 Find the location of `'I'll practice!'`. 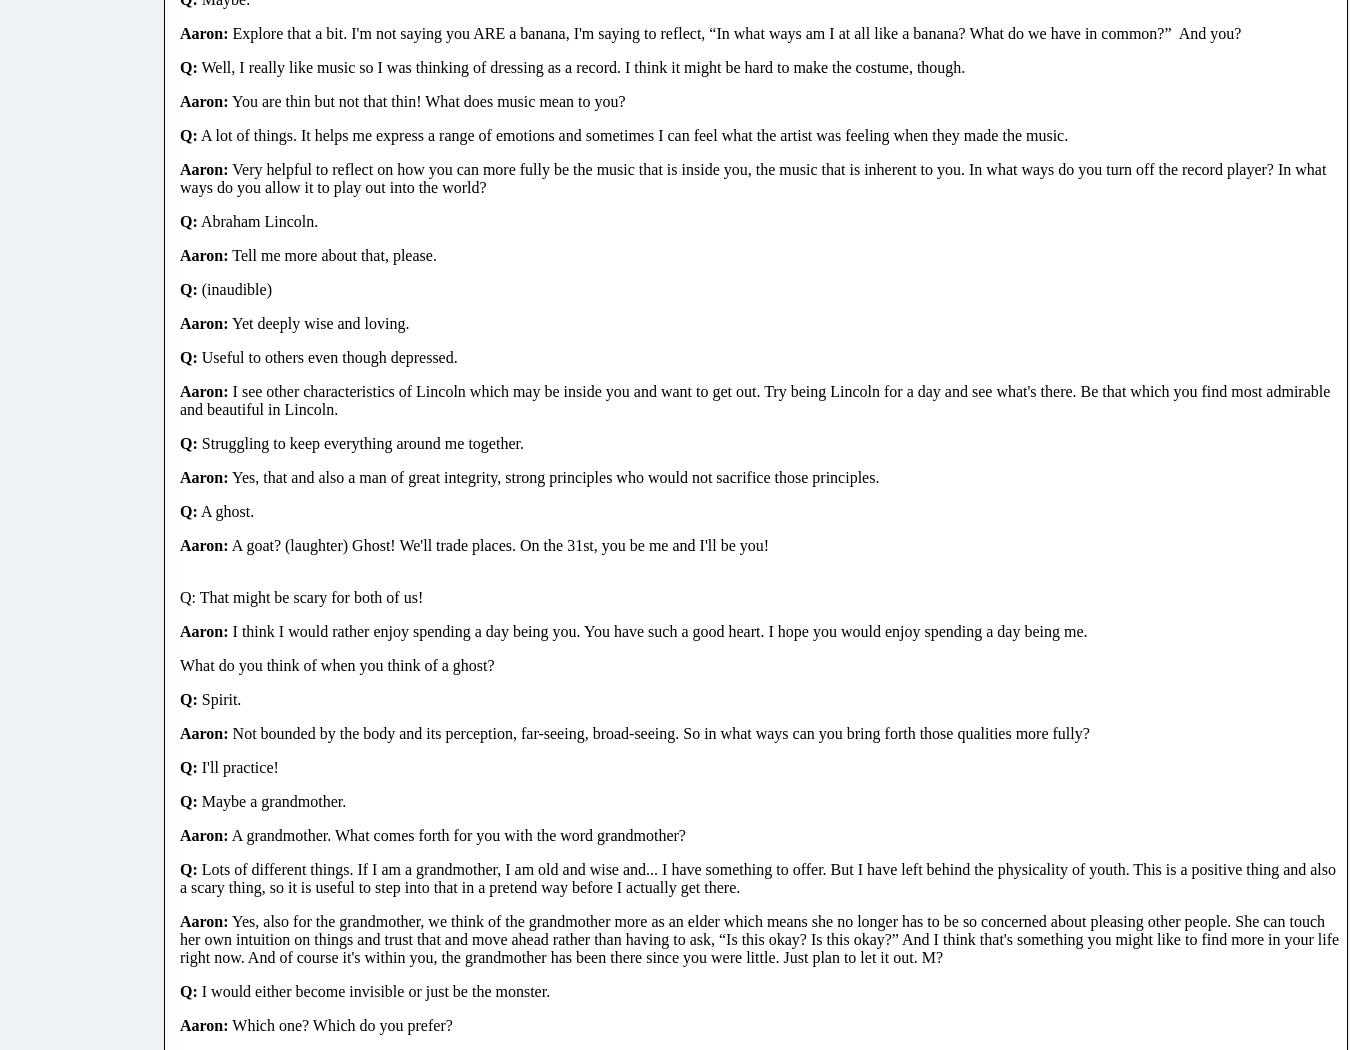

'I'll practice!' is located at coordinates (236, 766).